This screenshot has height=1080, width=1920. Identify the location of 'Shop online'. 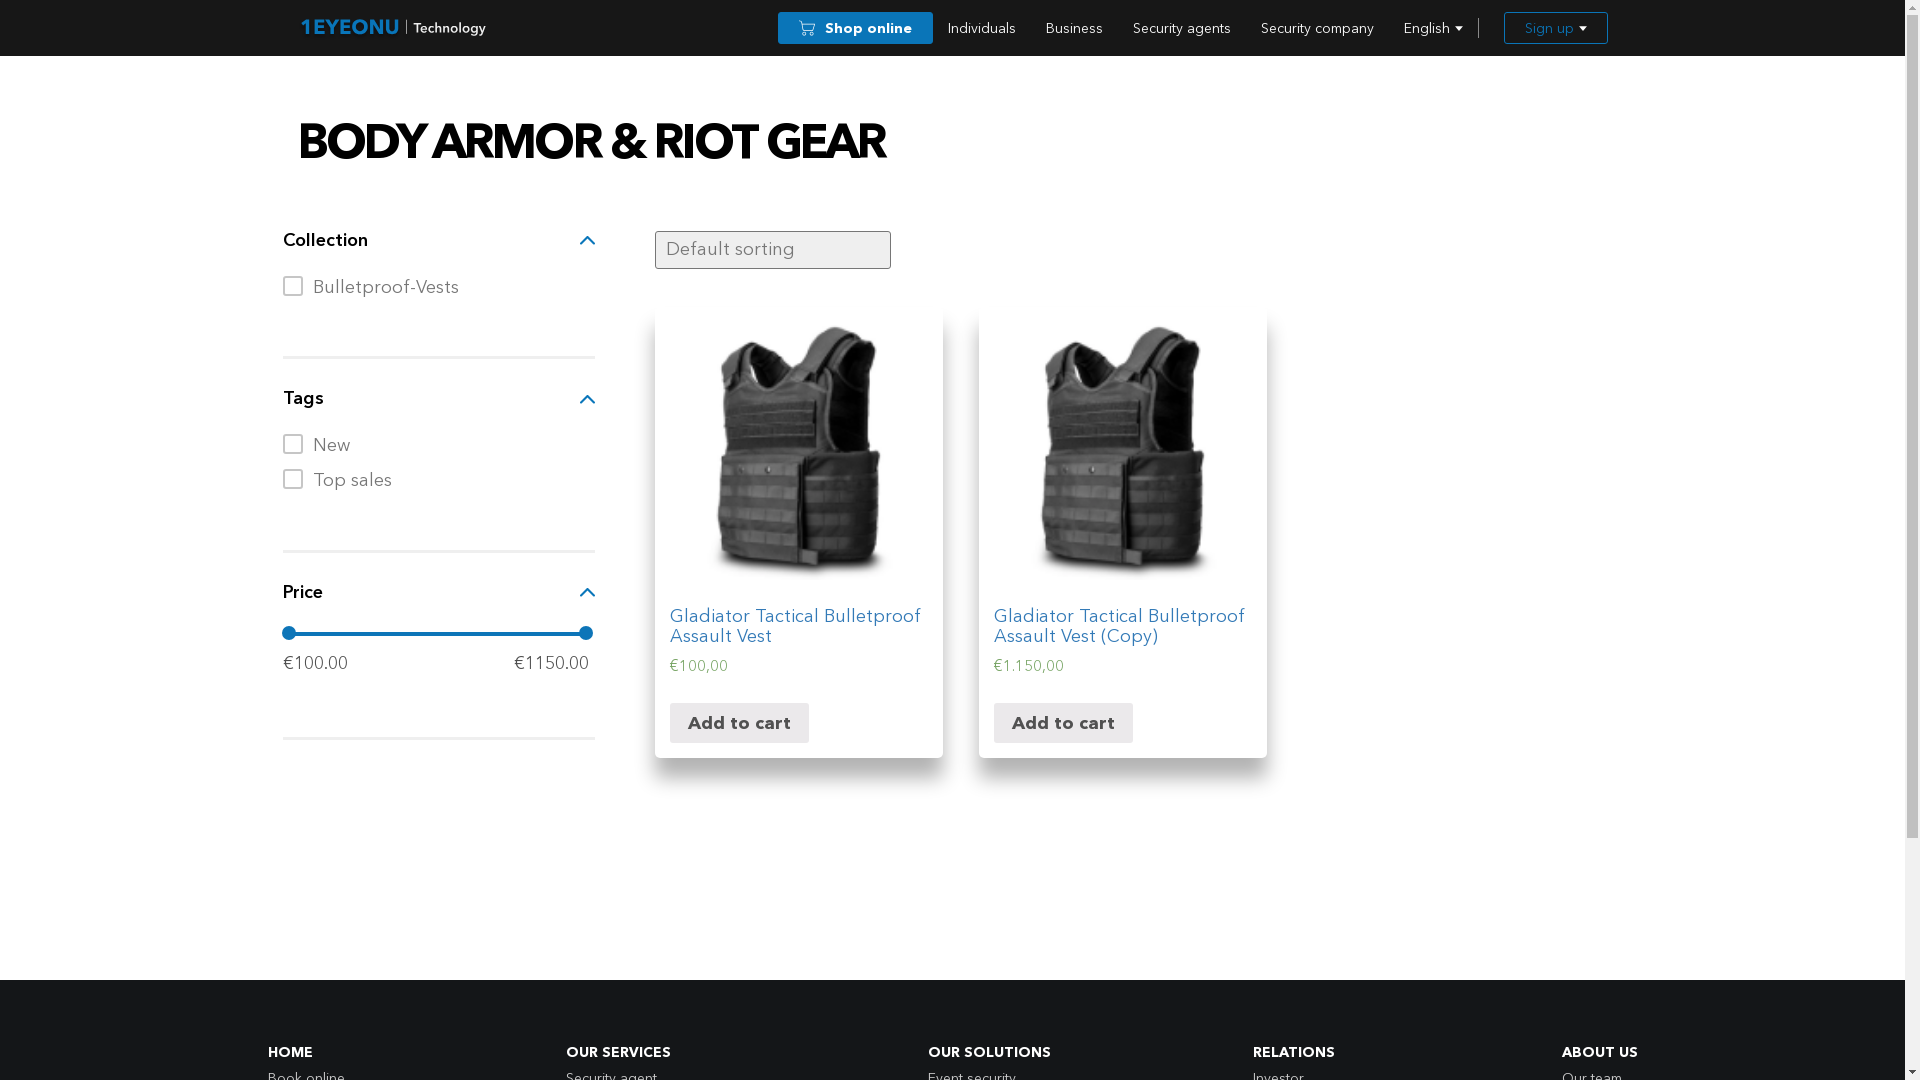
(855, 27).